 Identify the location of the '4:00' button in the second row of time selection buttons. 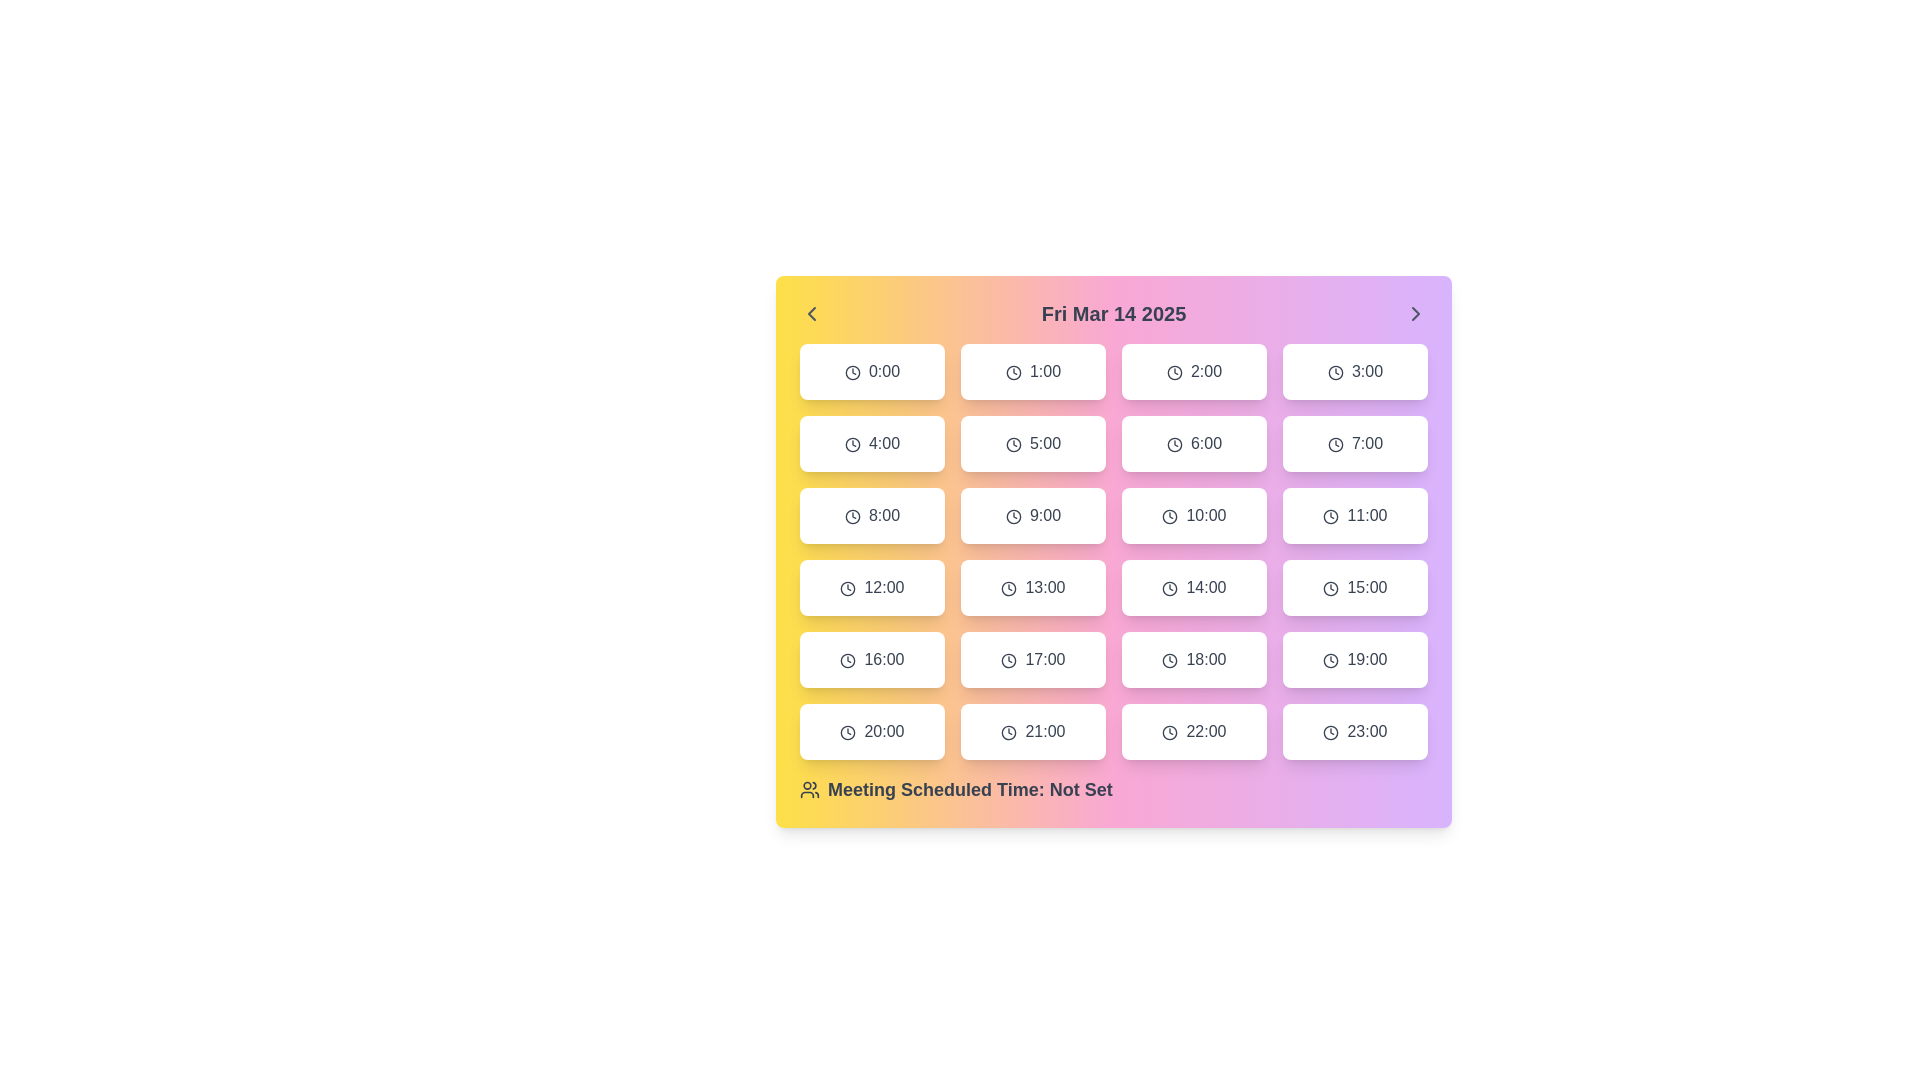
(872, 442).